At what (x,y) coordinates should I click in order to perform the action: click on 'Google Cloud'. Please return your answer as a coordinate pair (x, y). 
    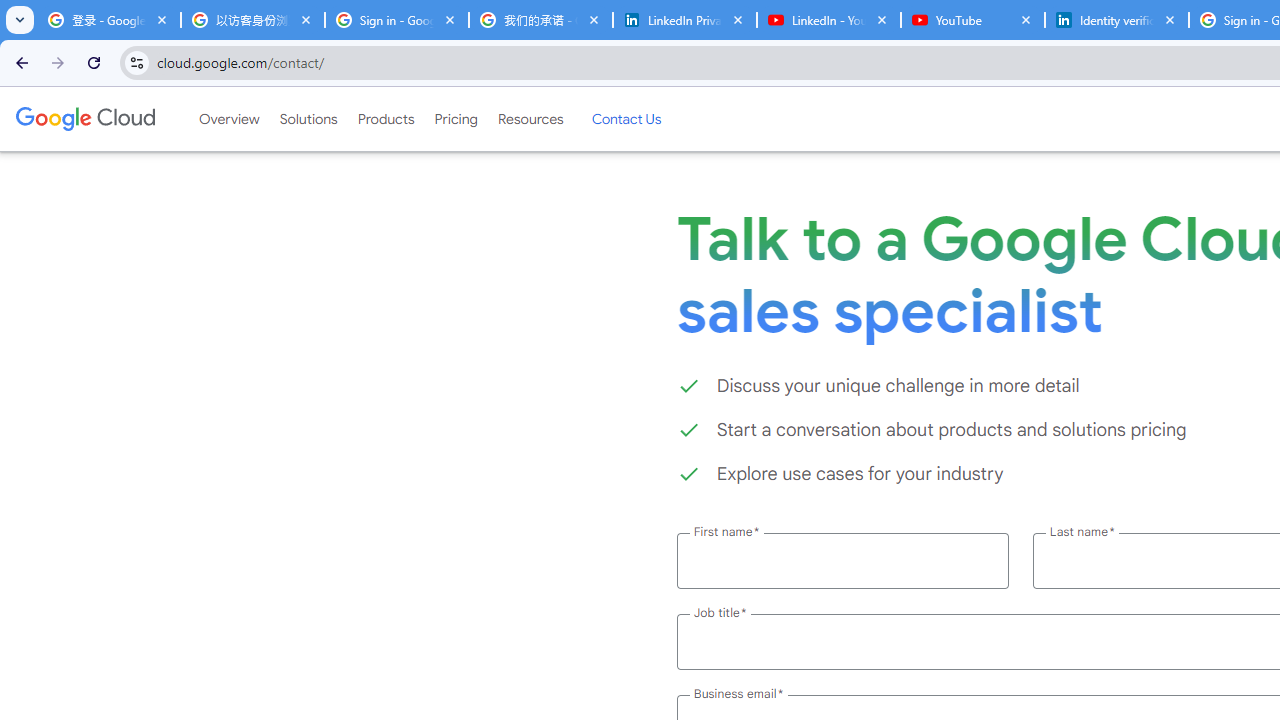
    Looking at the image, I should click on (84, 119).